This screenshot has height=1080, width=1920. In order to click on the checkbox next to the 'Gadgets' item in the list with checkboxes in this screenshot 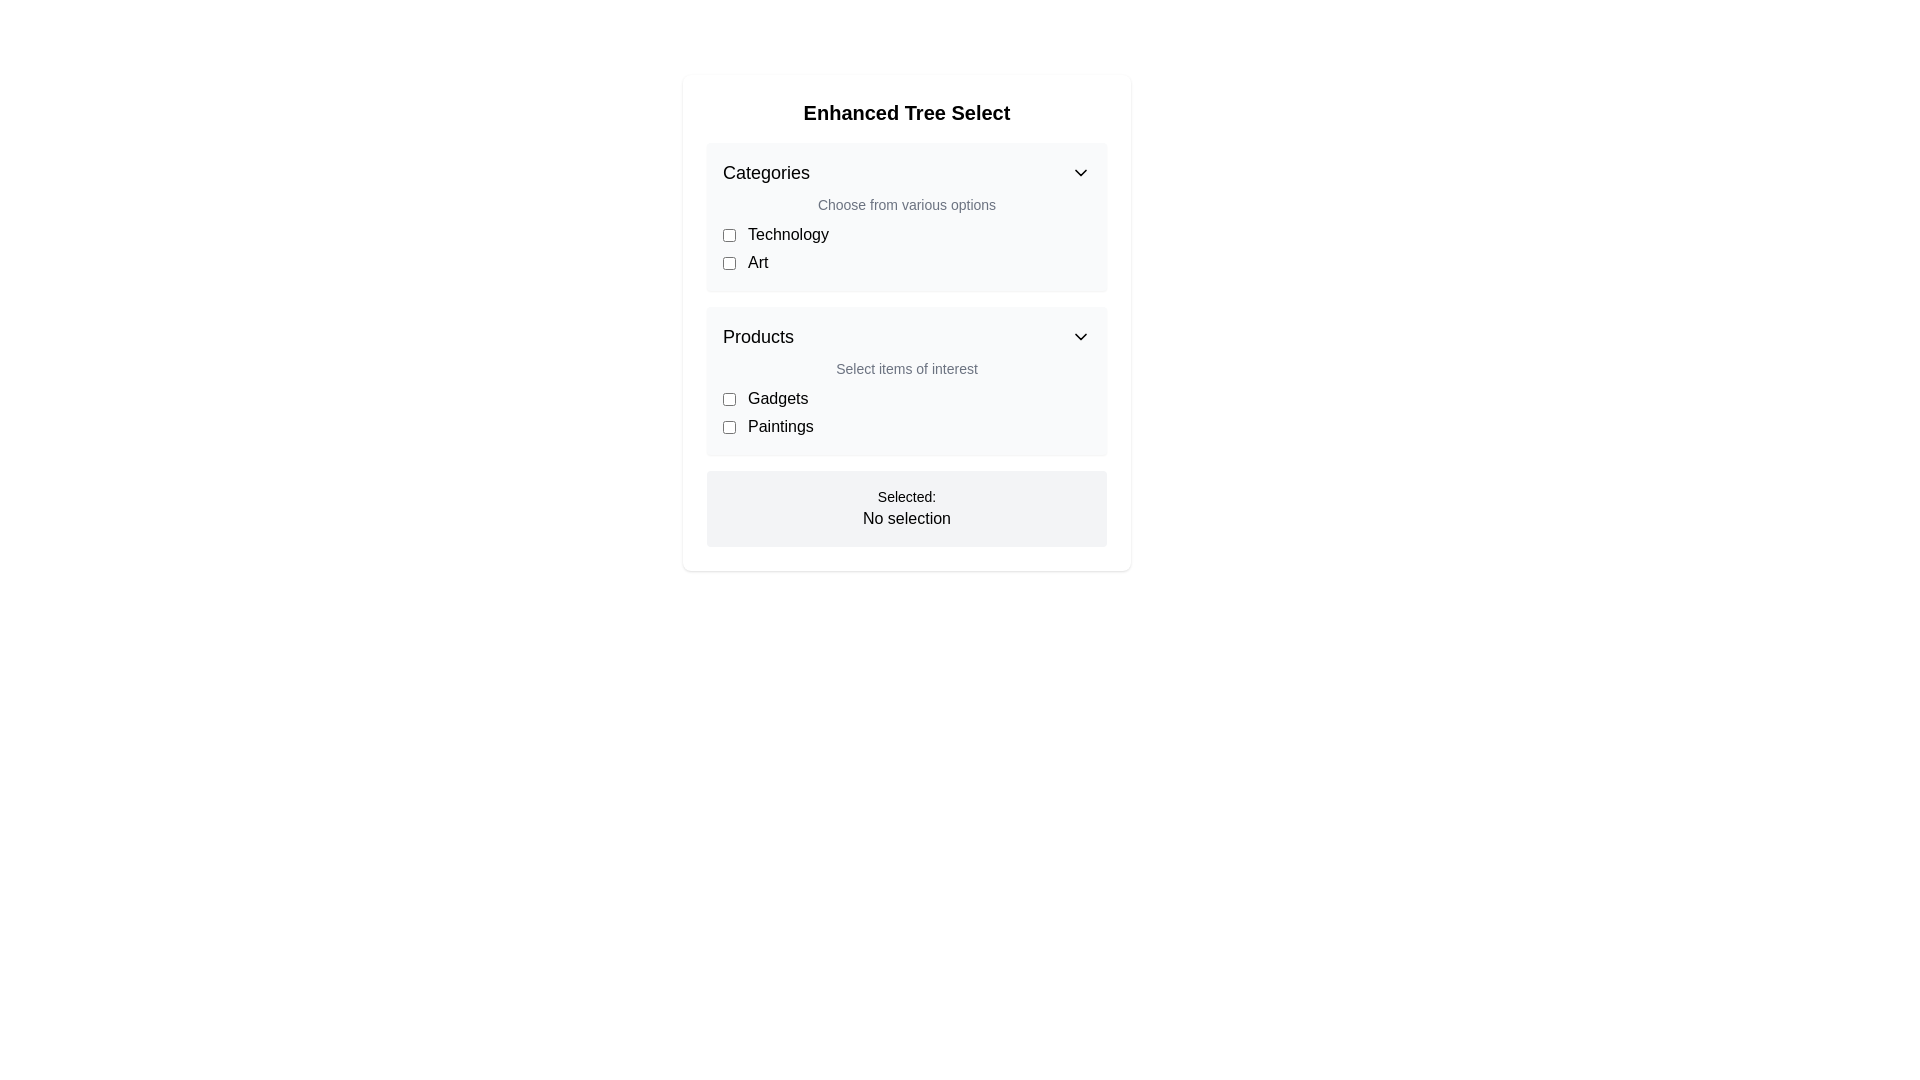, I will do `click(906, 411)`.